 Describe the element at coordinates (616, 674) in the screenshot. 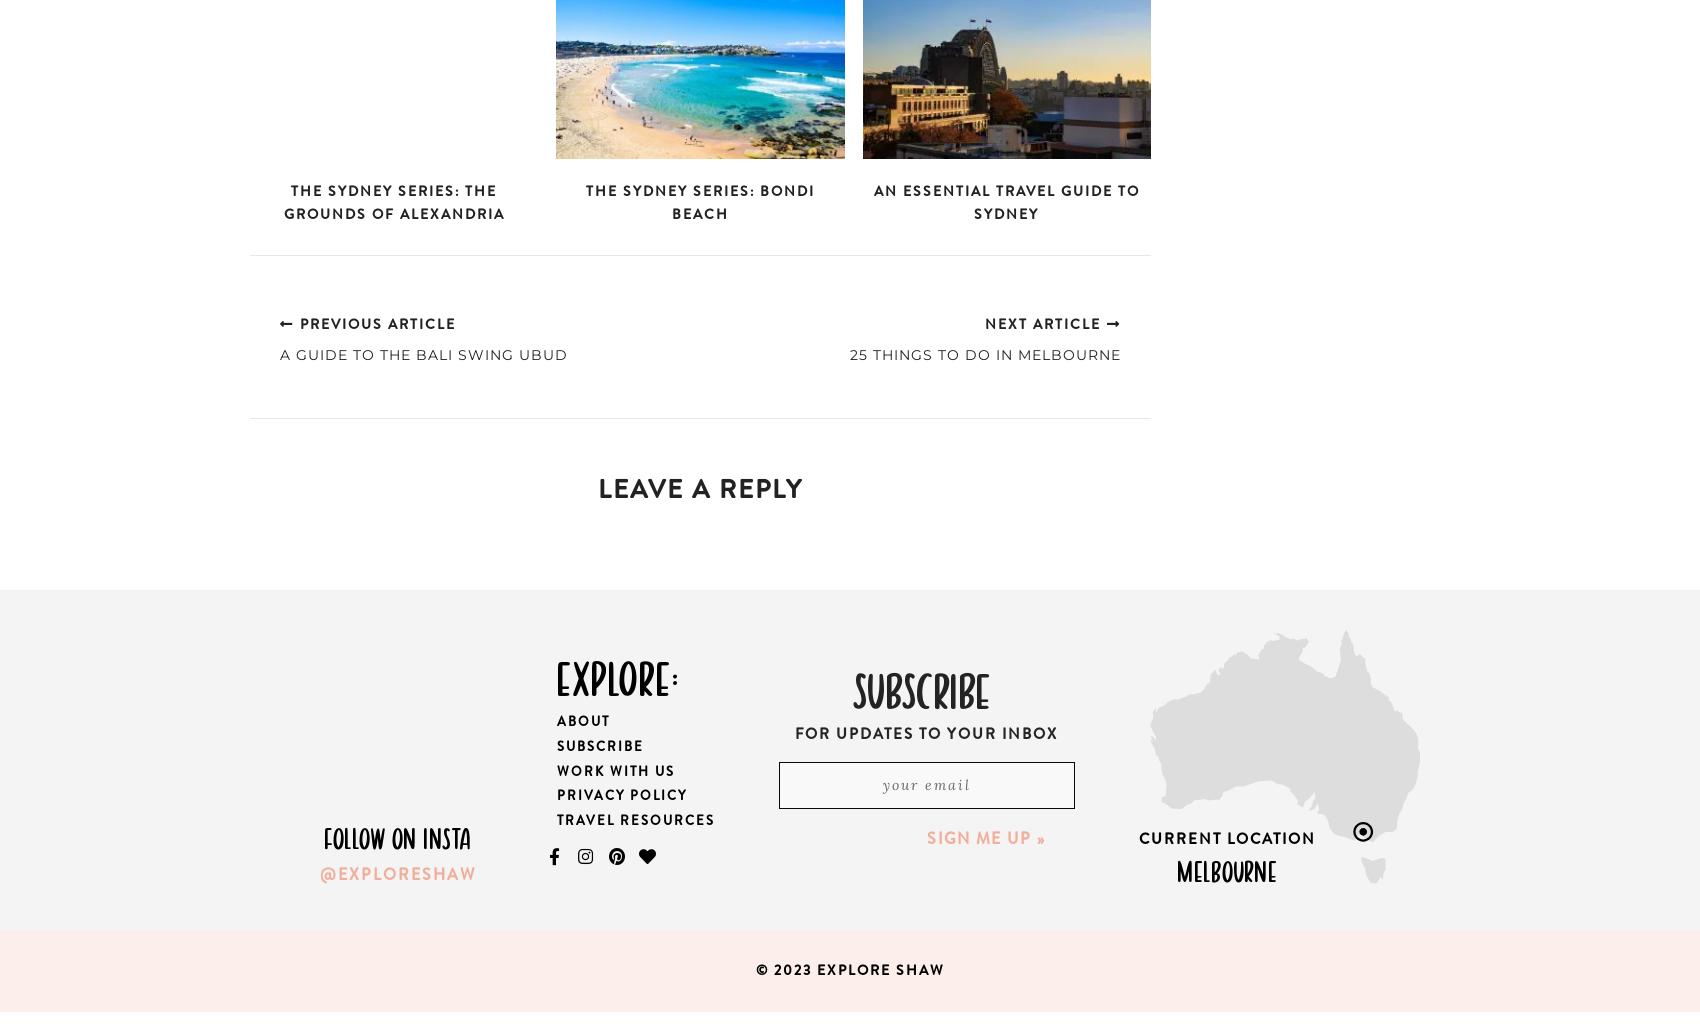

I see `'explore:'` at that location.